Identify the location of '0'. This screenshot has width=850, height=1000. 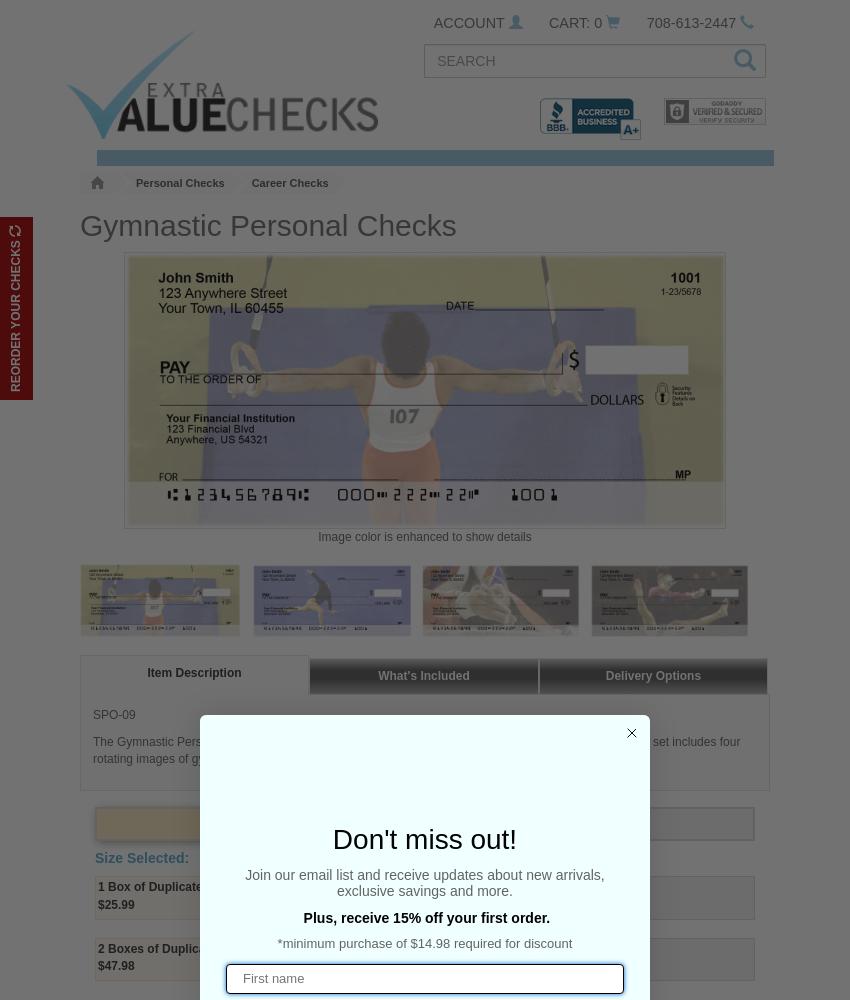
(596, 23).